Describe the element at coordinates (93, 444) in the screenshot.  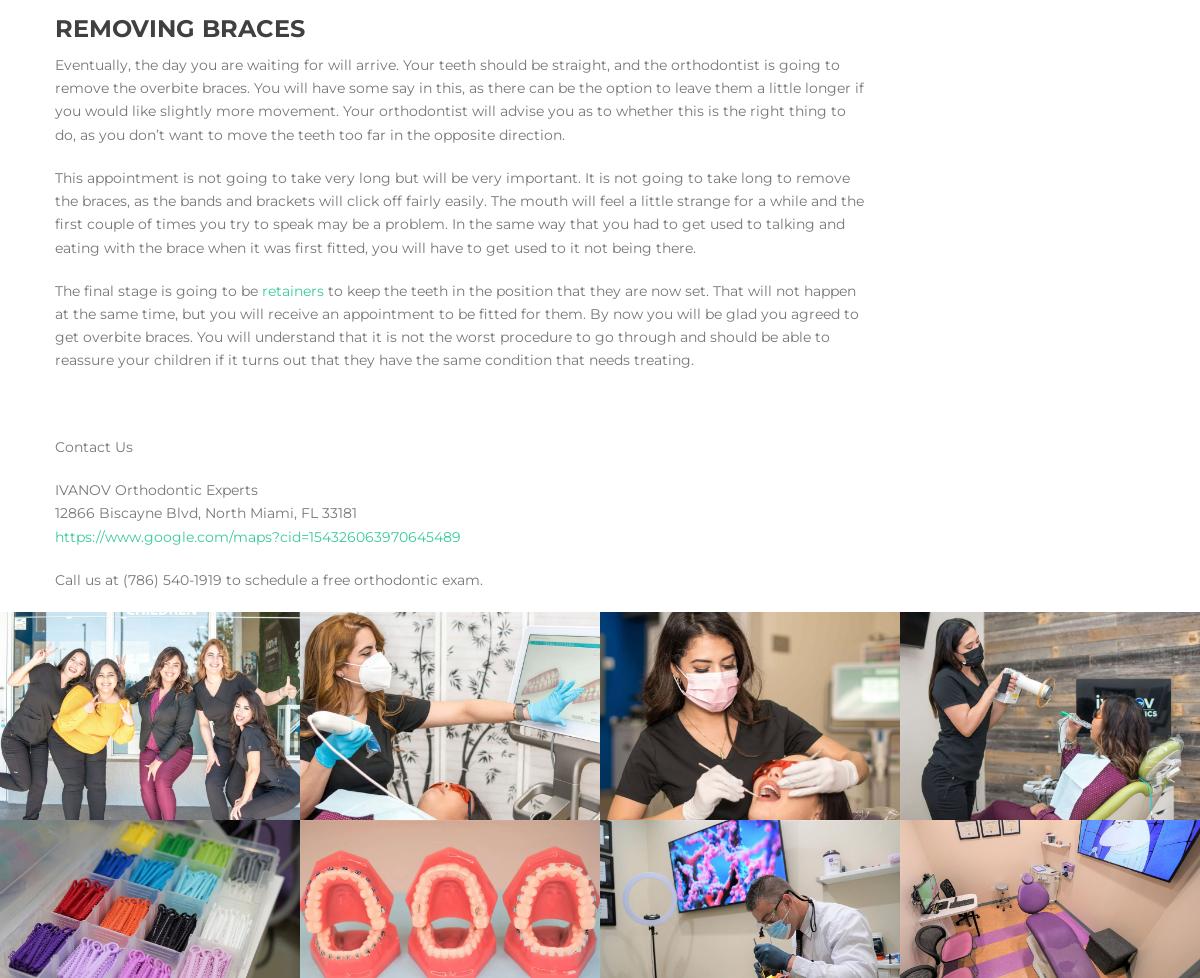
I see `'Contact Us'` at that location.